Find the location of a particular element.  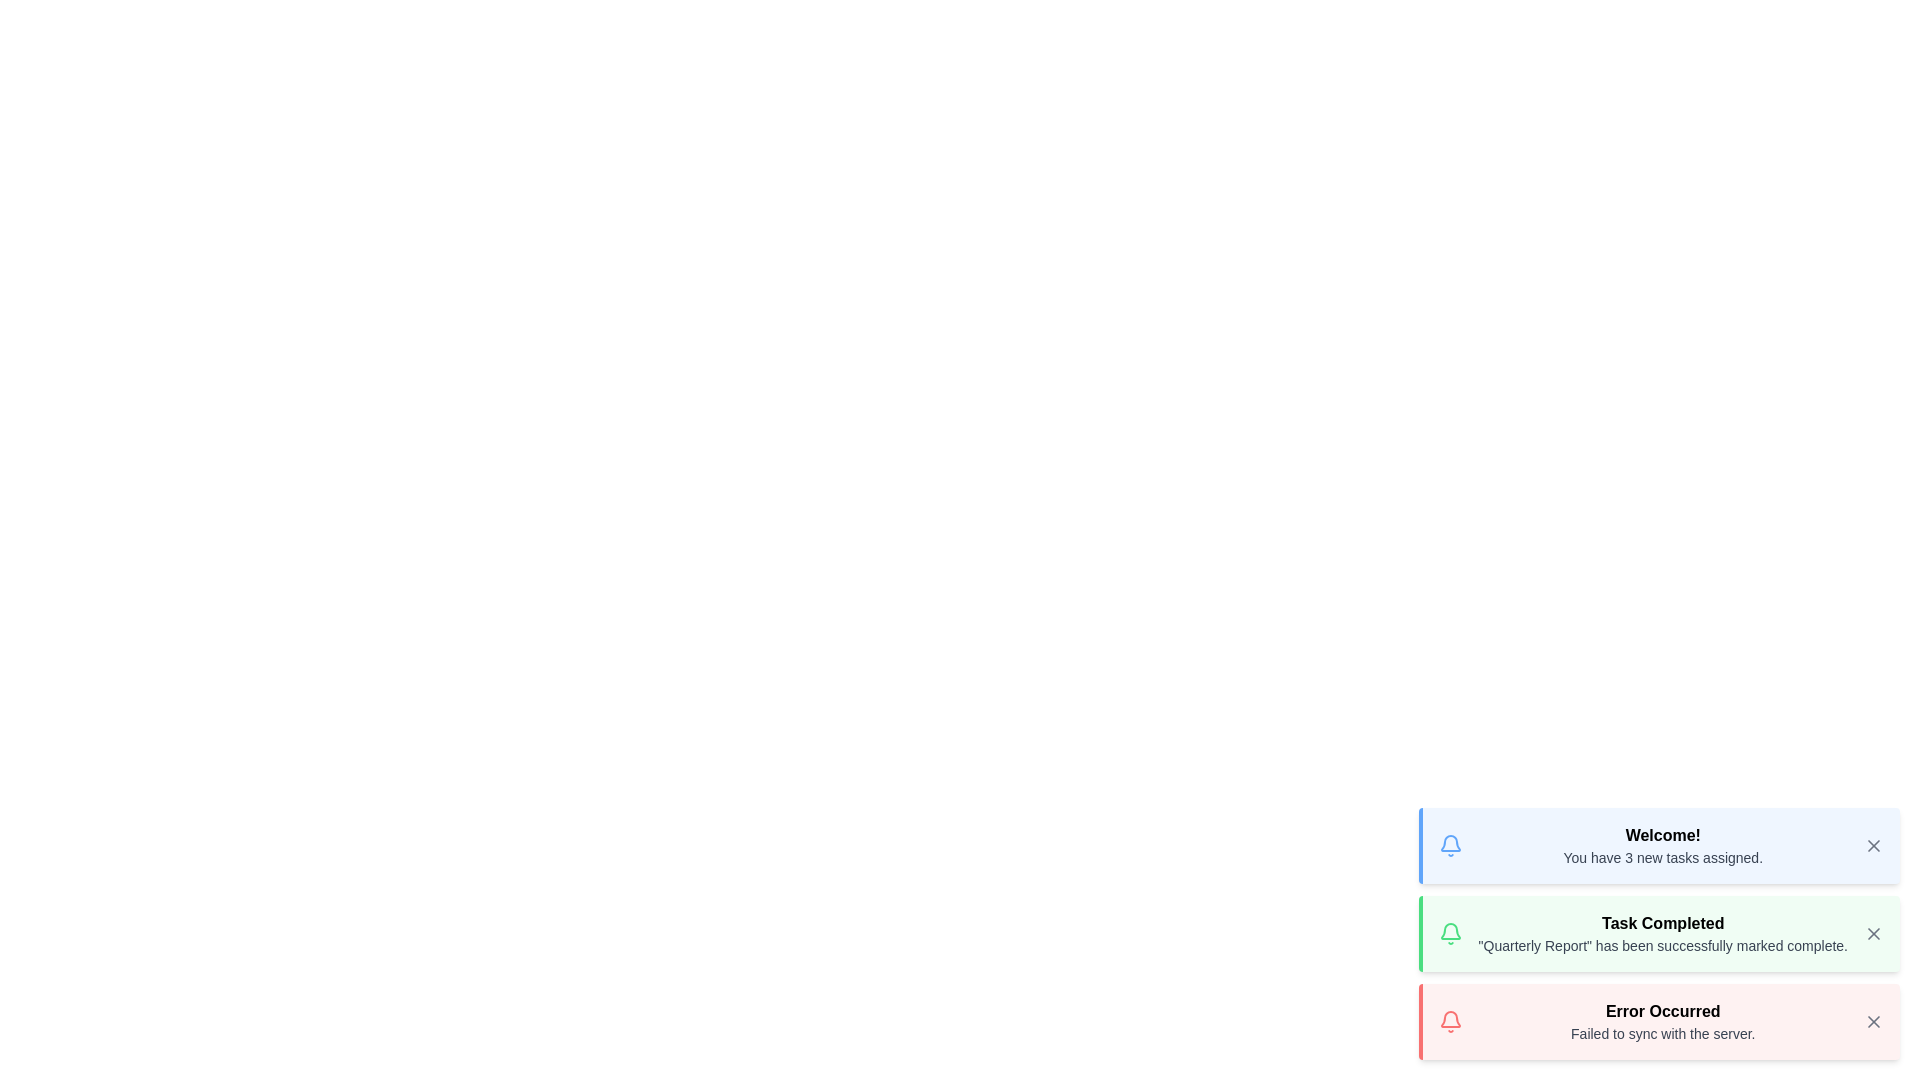

the static text label that informs the user about the number of new tasks assigned, located below the heading 'Welcome!' in the first notification box is located at coordinates (1663, 856).